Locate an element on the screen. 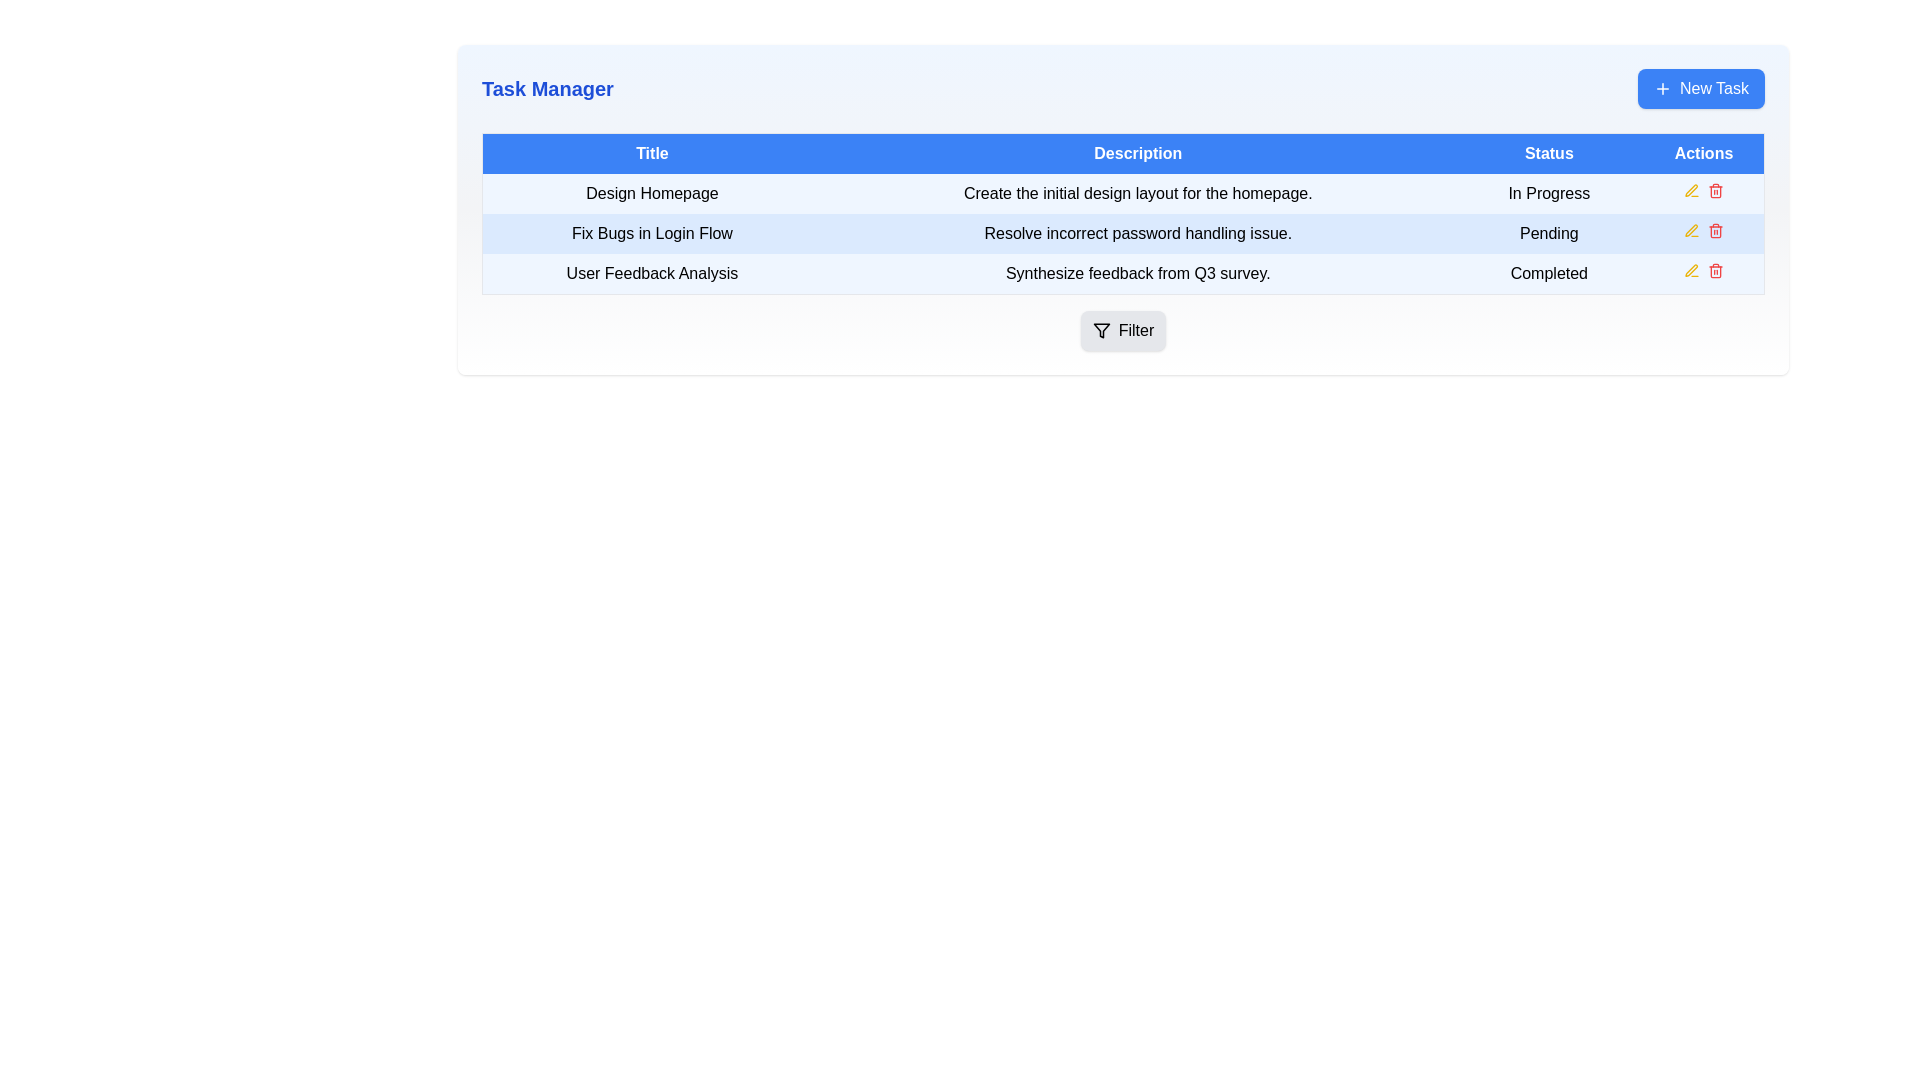 The image size is (1920, 1080). the icon located on the left side of the 'New Task' textual label in the top-right corner of the interface to trigger tooltips or visual feedback is located at coordinates (1662, 87).